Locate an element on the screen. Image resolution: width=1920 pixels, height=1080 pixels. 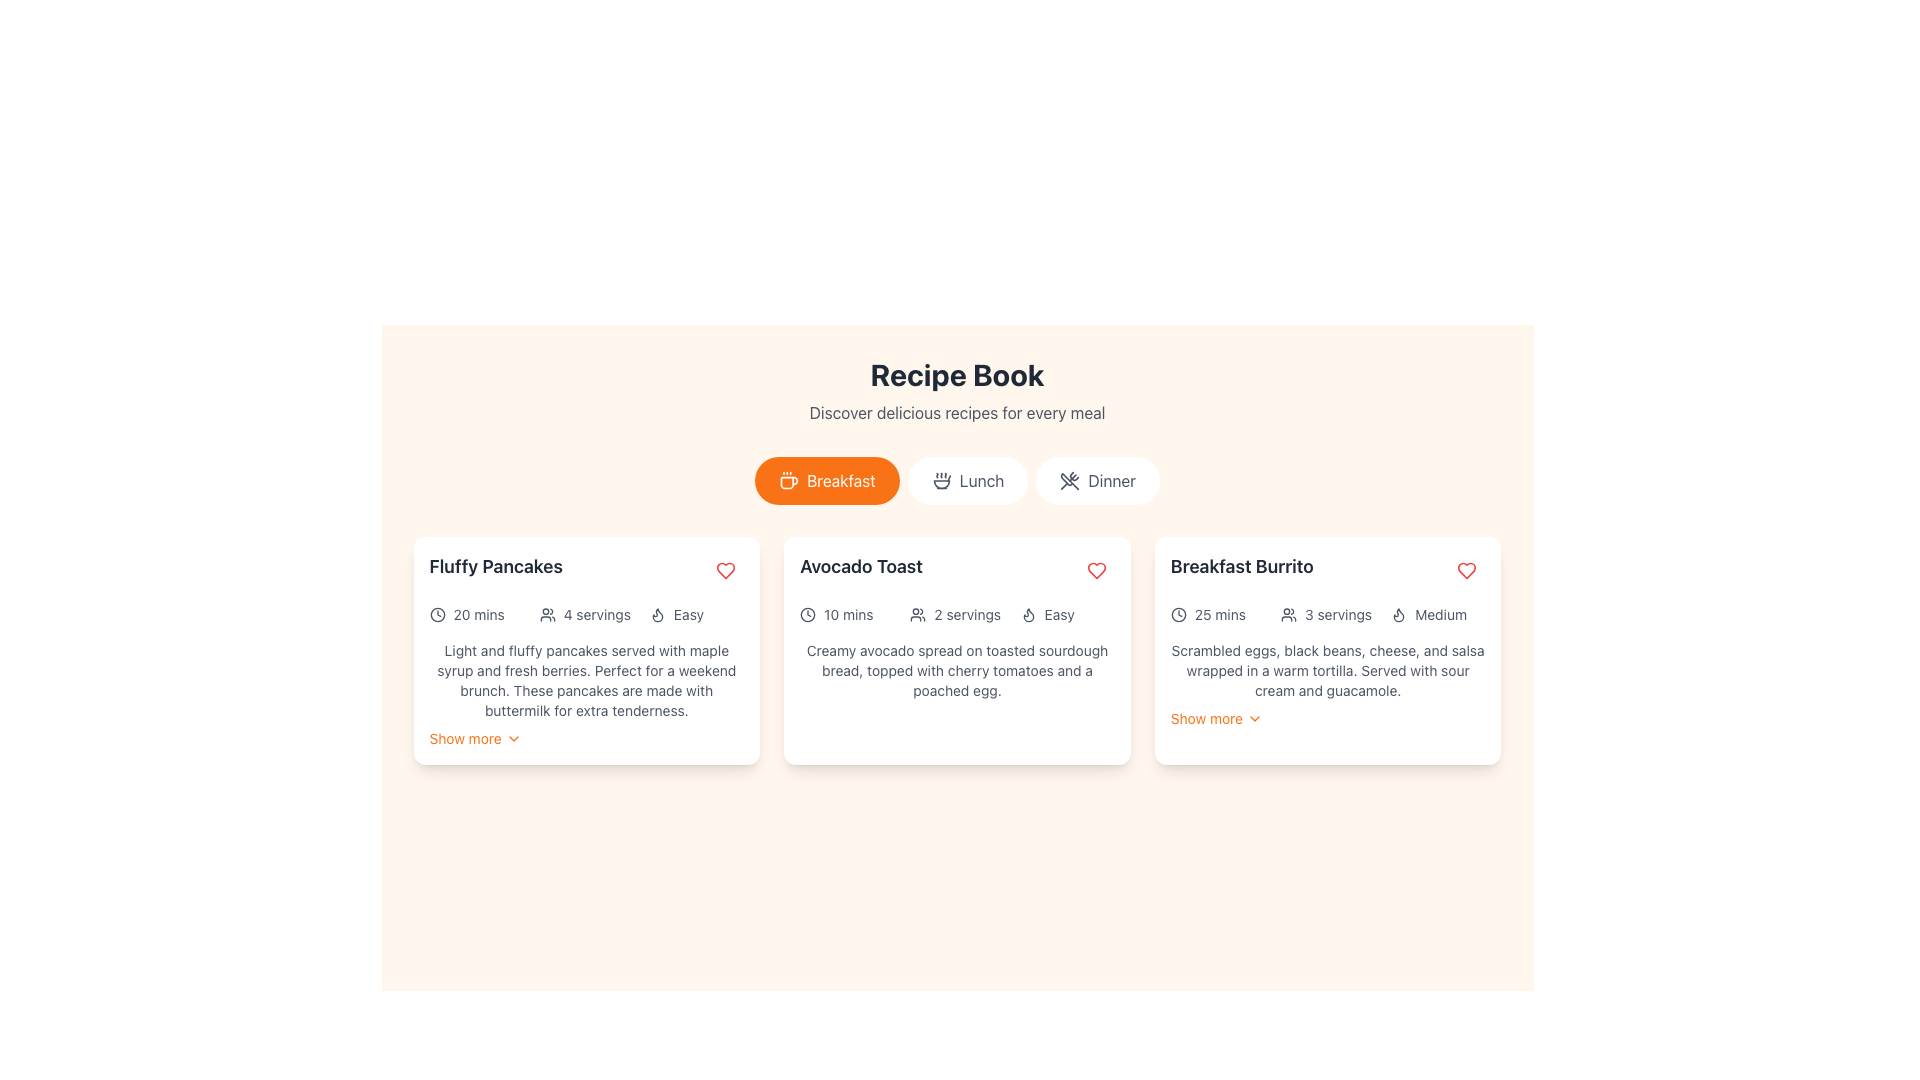
the expandable dropdown icon located at the bottom-right of the 'Breakfast Burrito' card is located at coordinates (1253, 717).